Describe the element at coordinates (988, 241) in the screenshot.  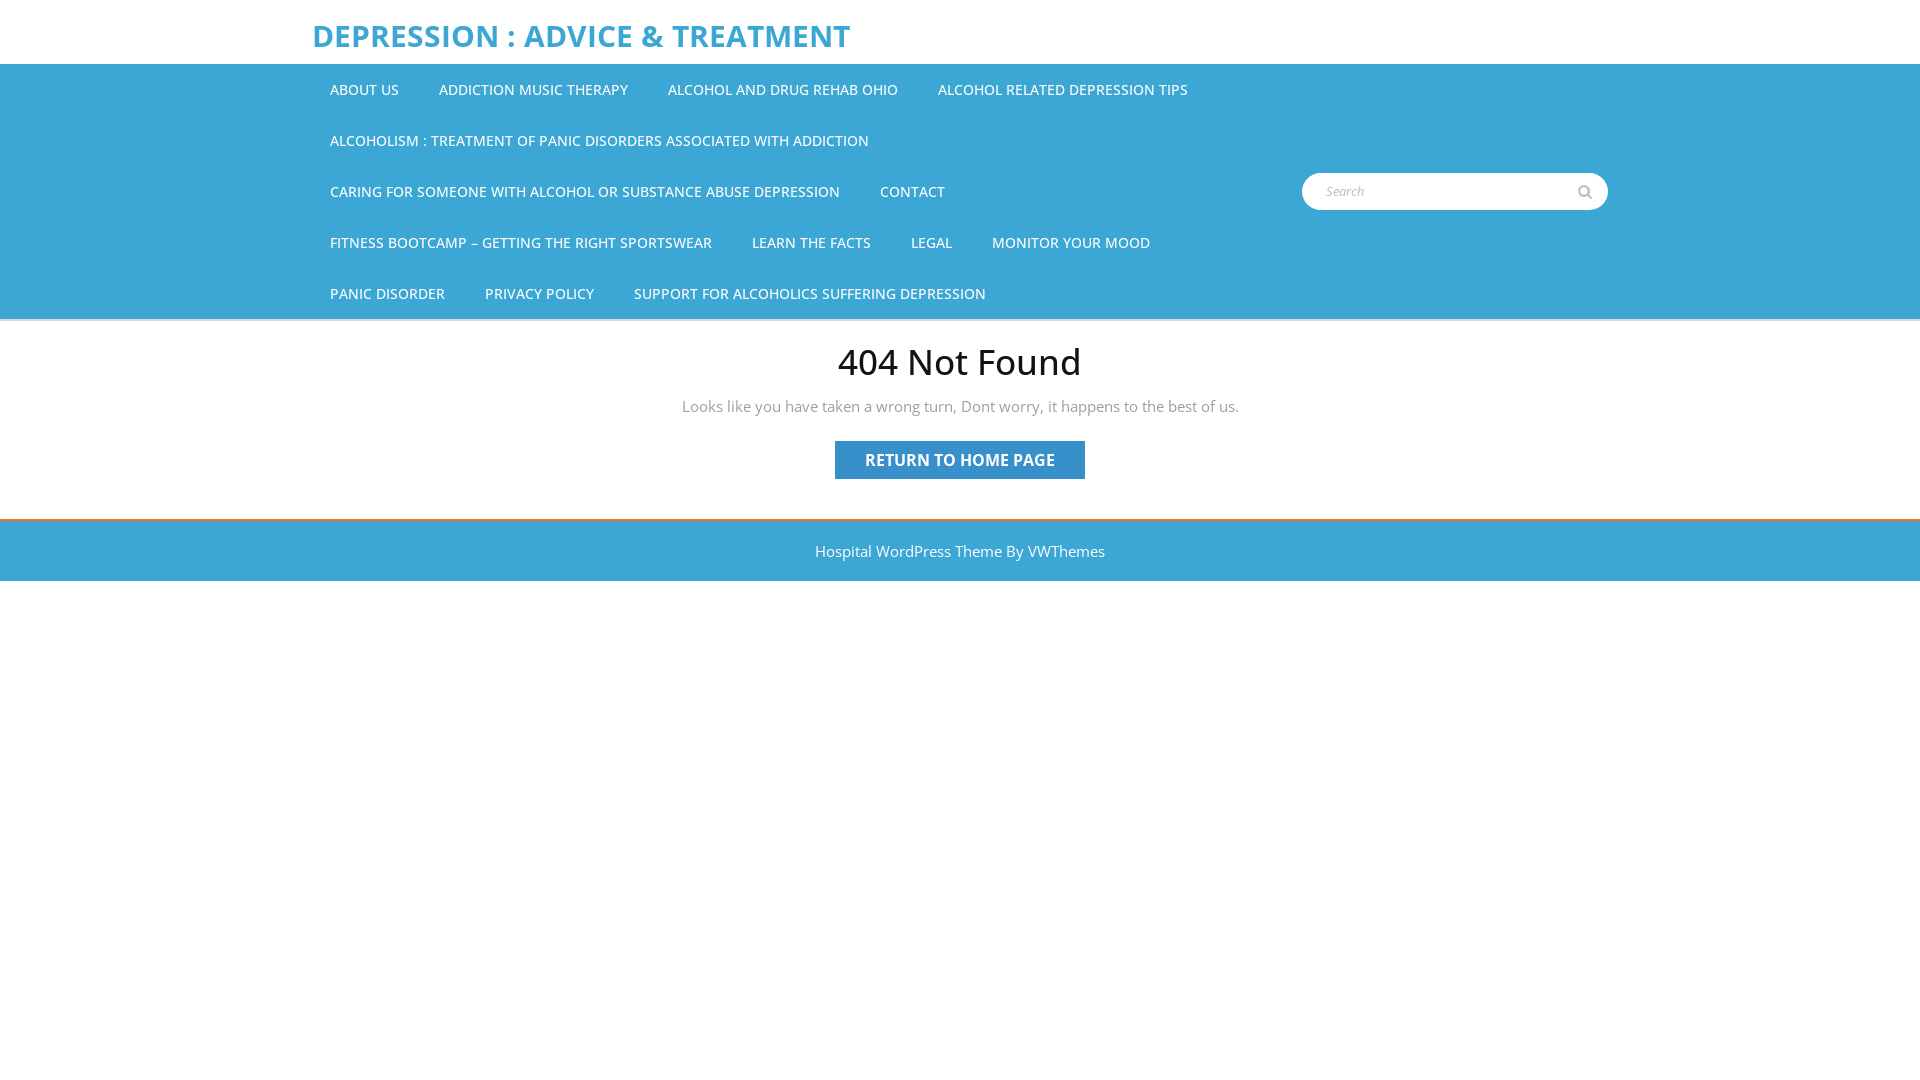
I see `'MONITOR YOUR MOOD'` at that location.